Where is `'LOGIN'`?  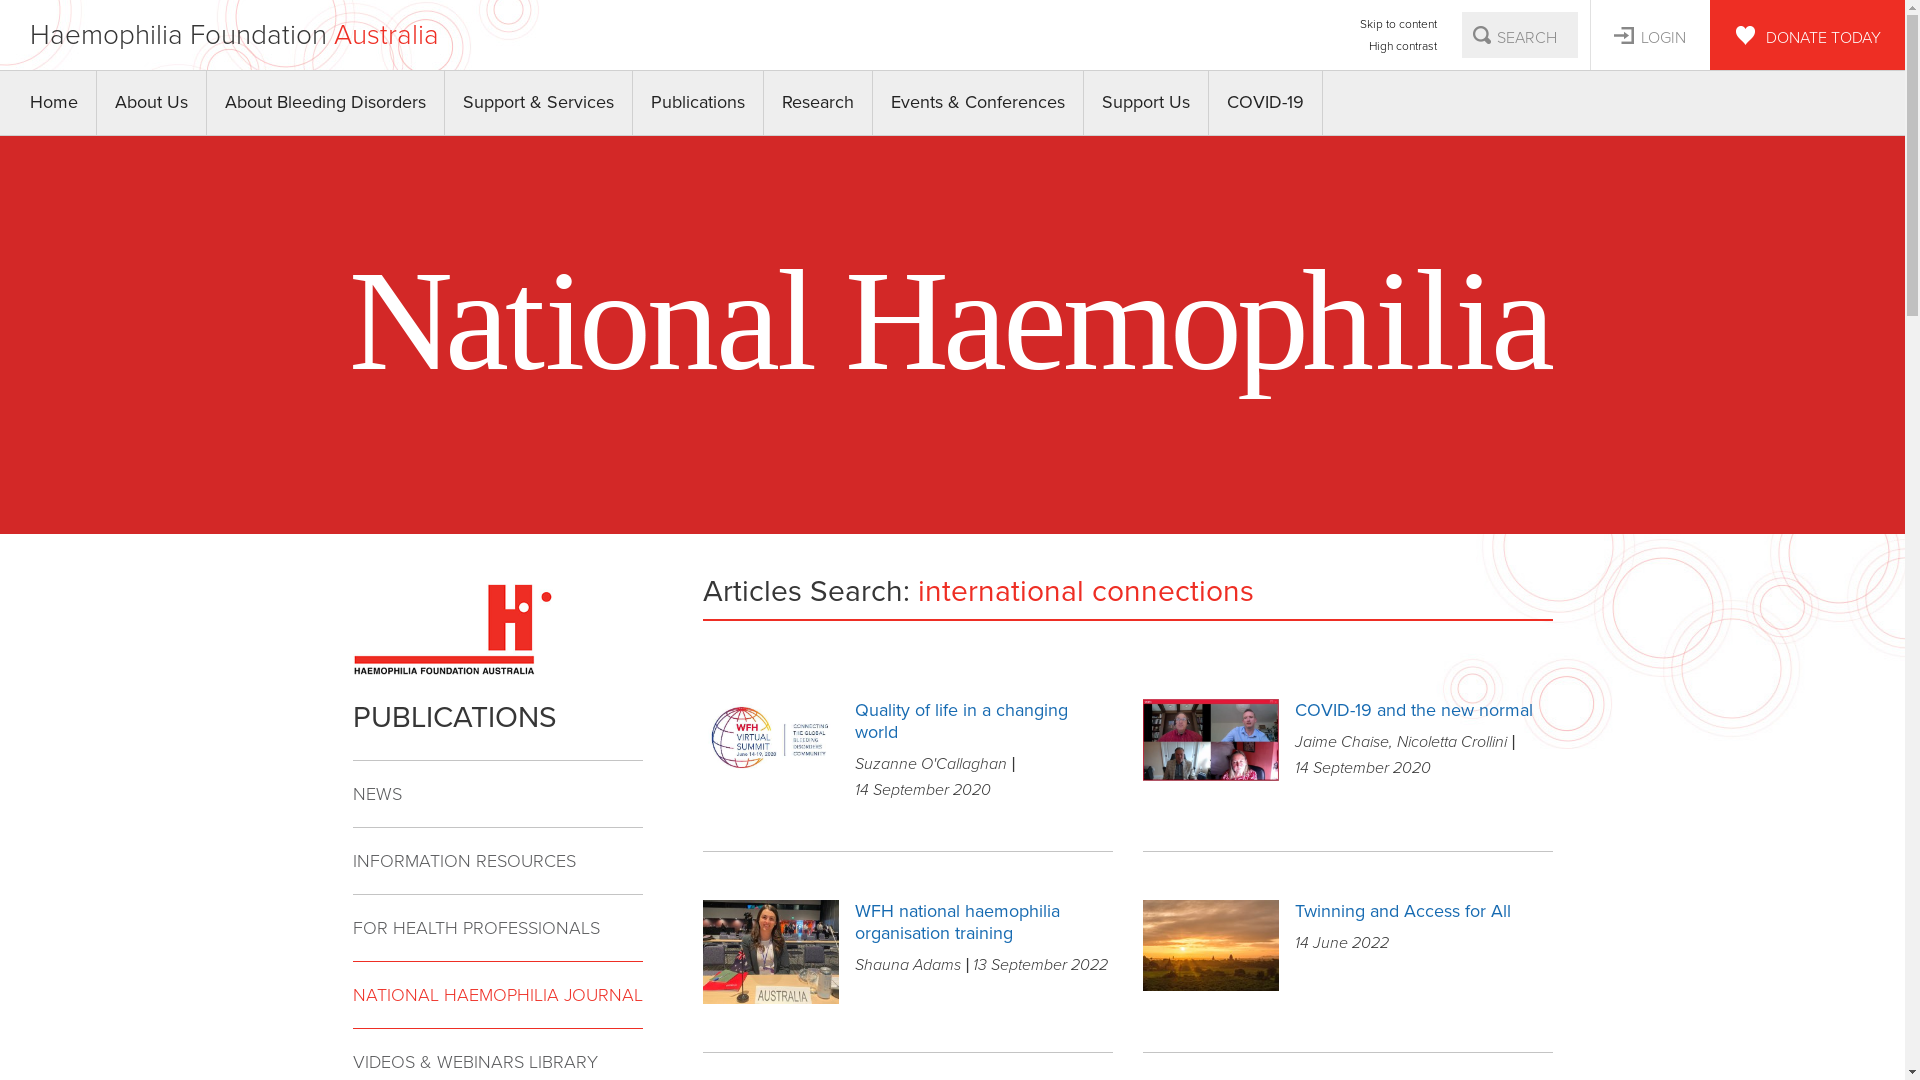
'LOGIN' is located at coordinates (1588, 34).